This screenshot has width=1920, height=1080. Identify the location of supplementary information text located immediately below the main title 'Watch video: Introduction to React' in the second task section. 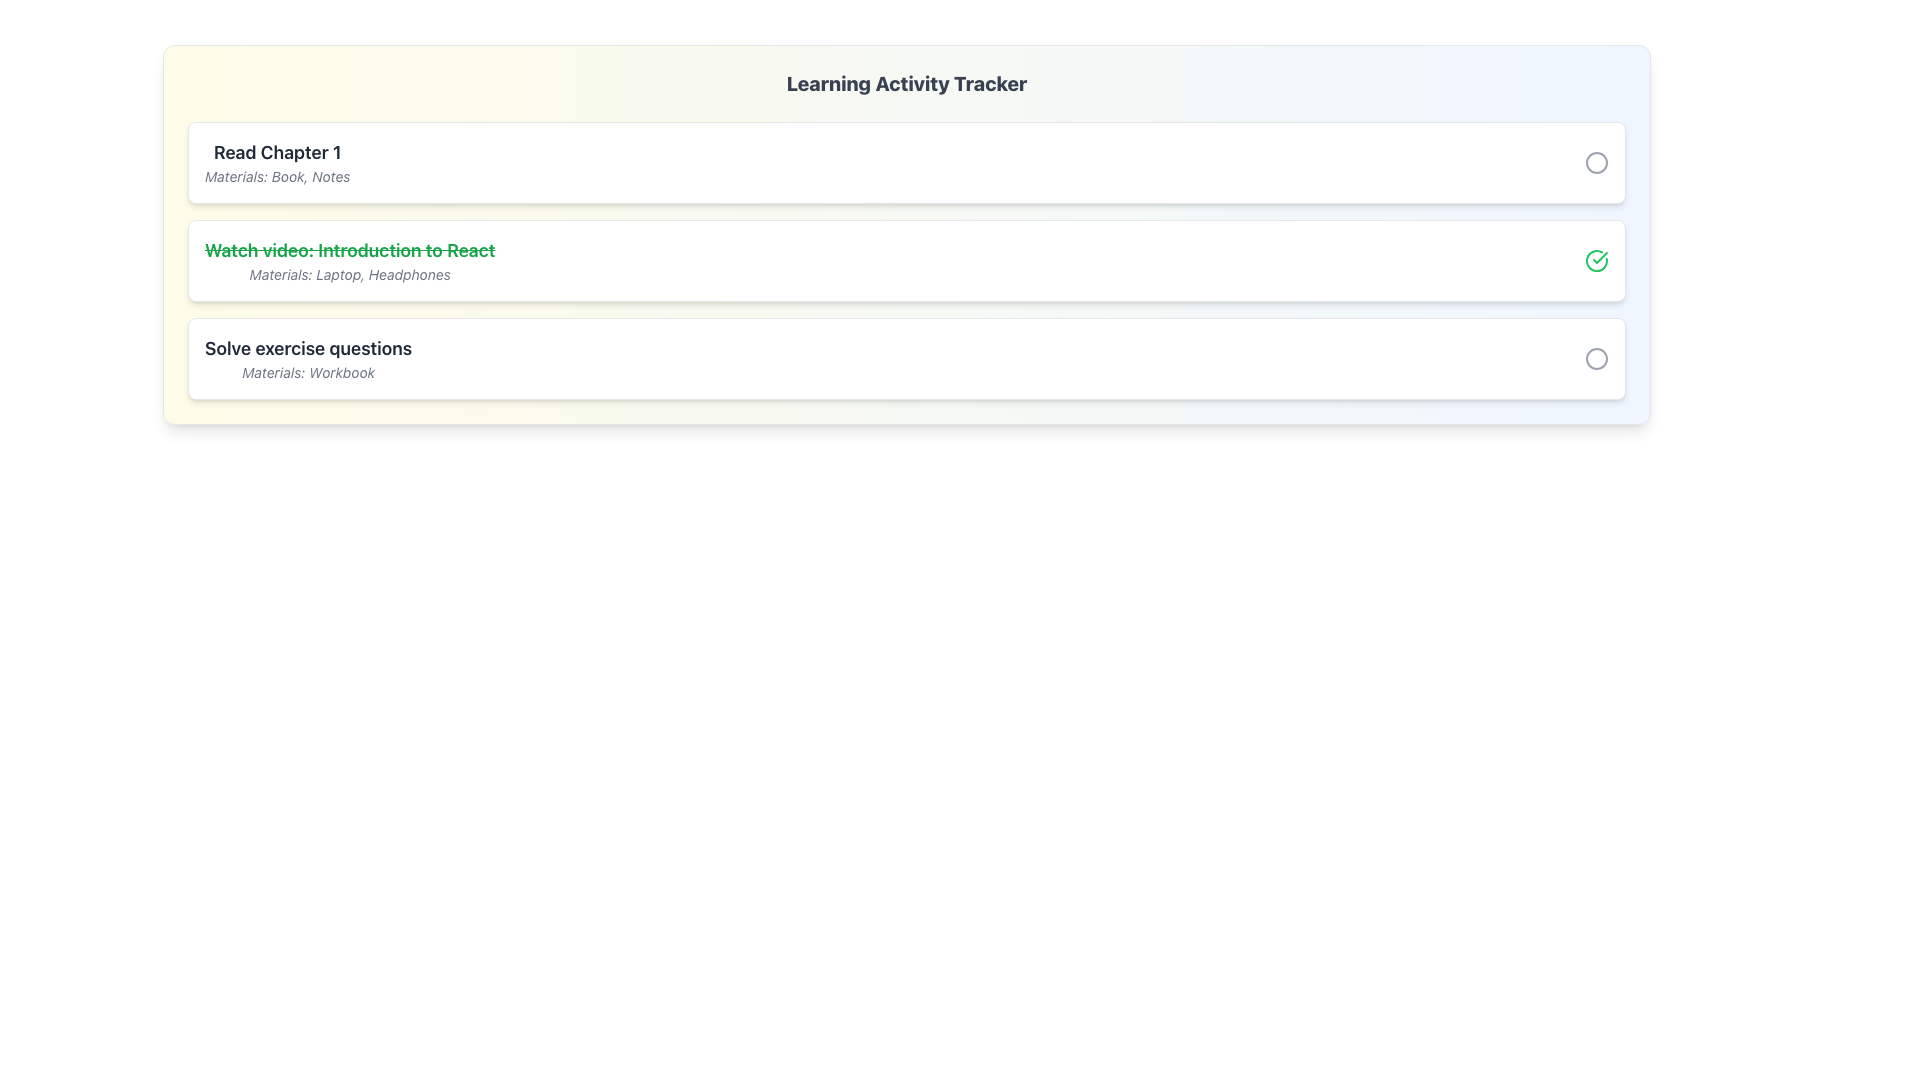
(350, 274).